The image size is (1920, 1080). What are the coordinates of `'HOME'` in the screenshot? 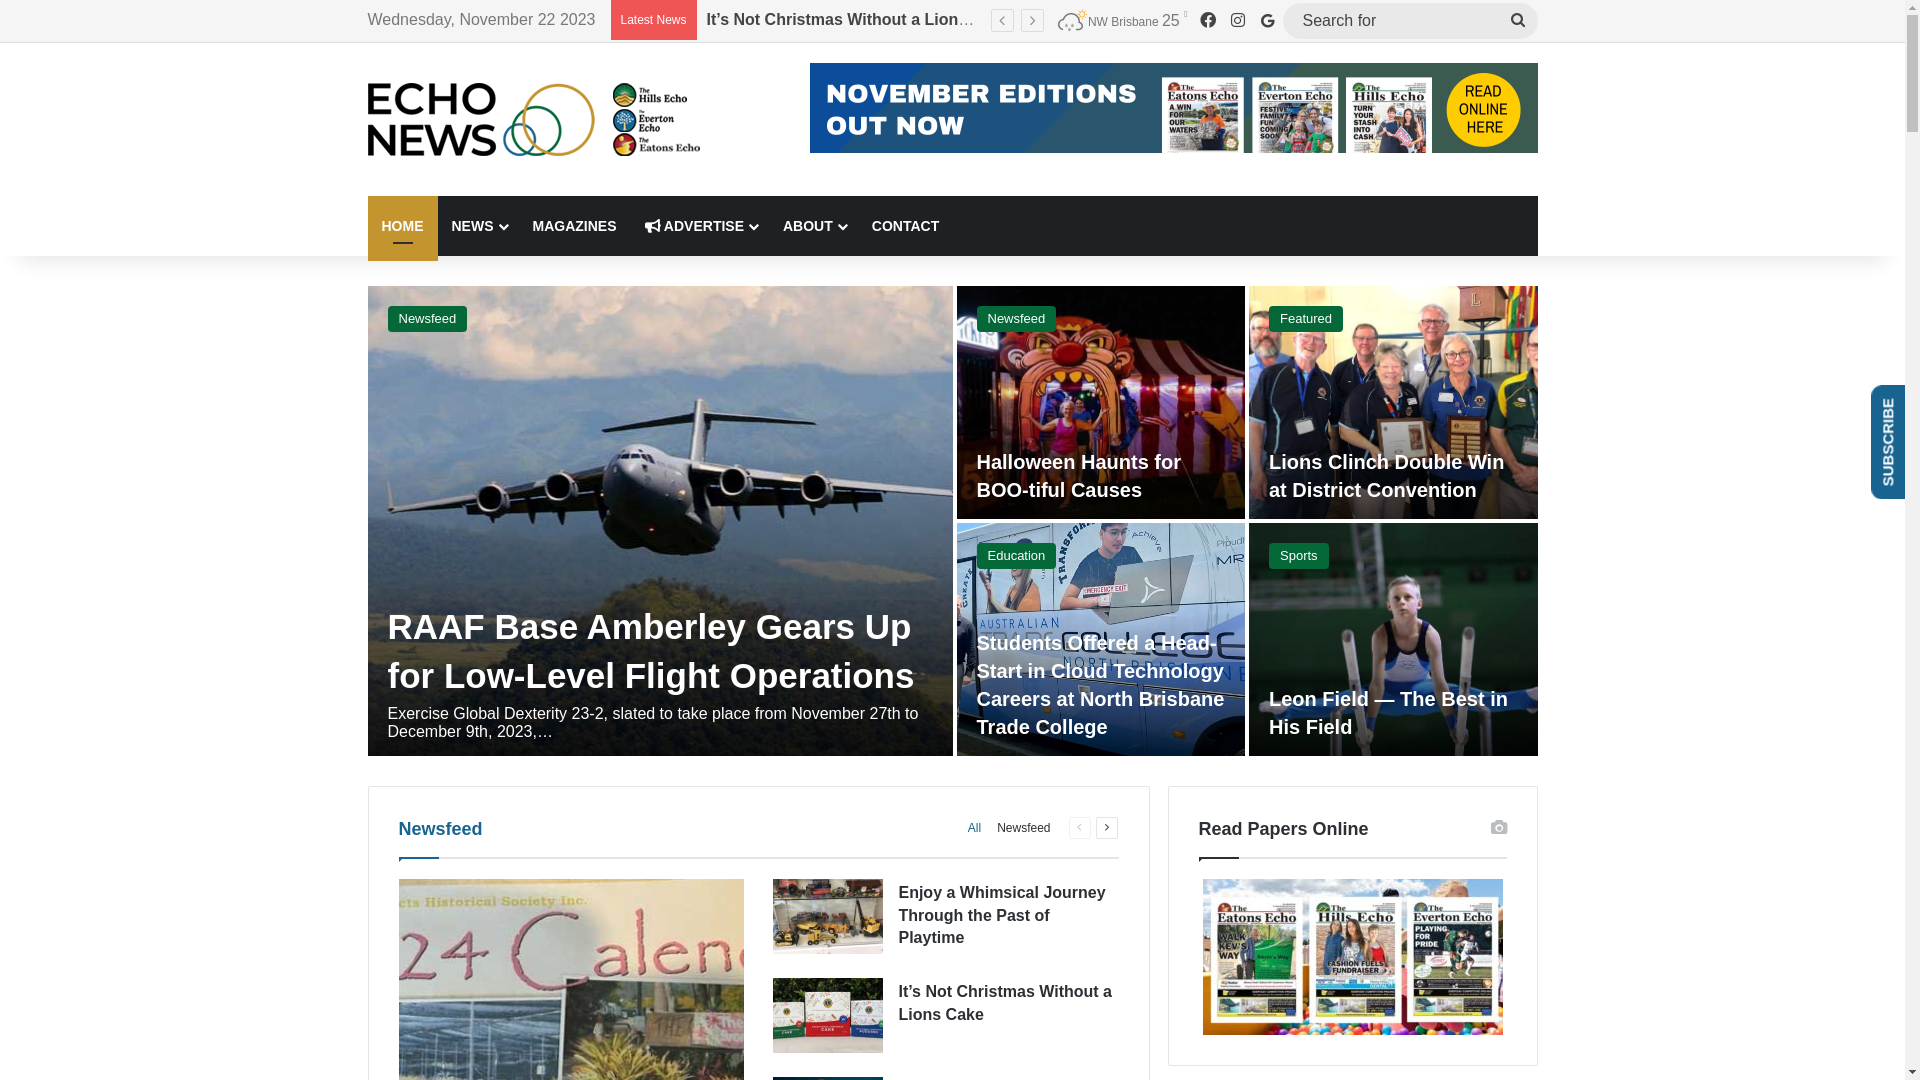 It's located at (402, 225).